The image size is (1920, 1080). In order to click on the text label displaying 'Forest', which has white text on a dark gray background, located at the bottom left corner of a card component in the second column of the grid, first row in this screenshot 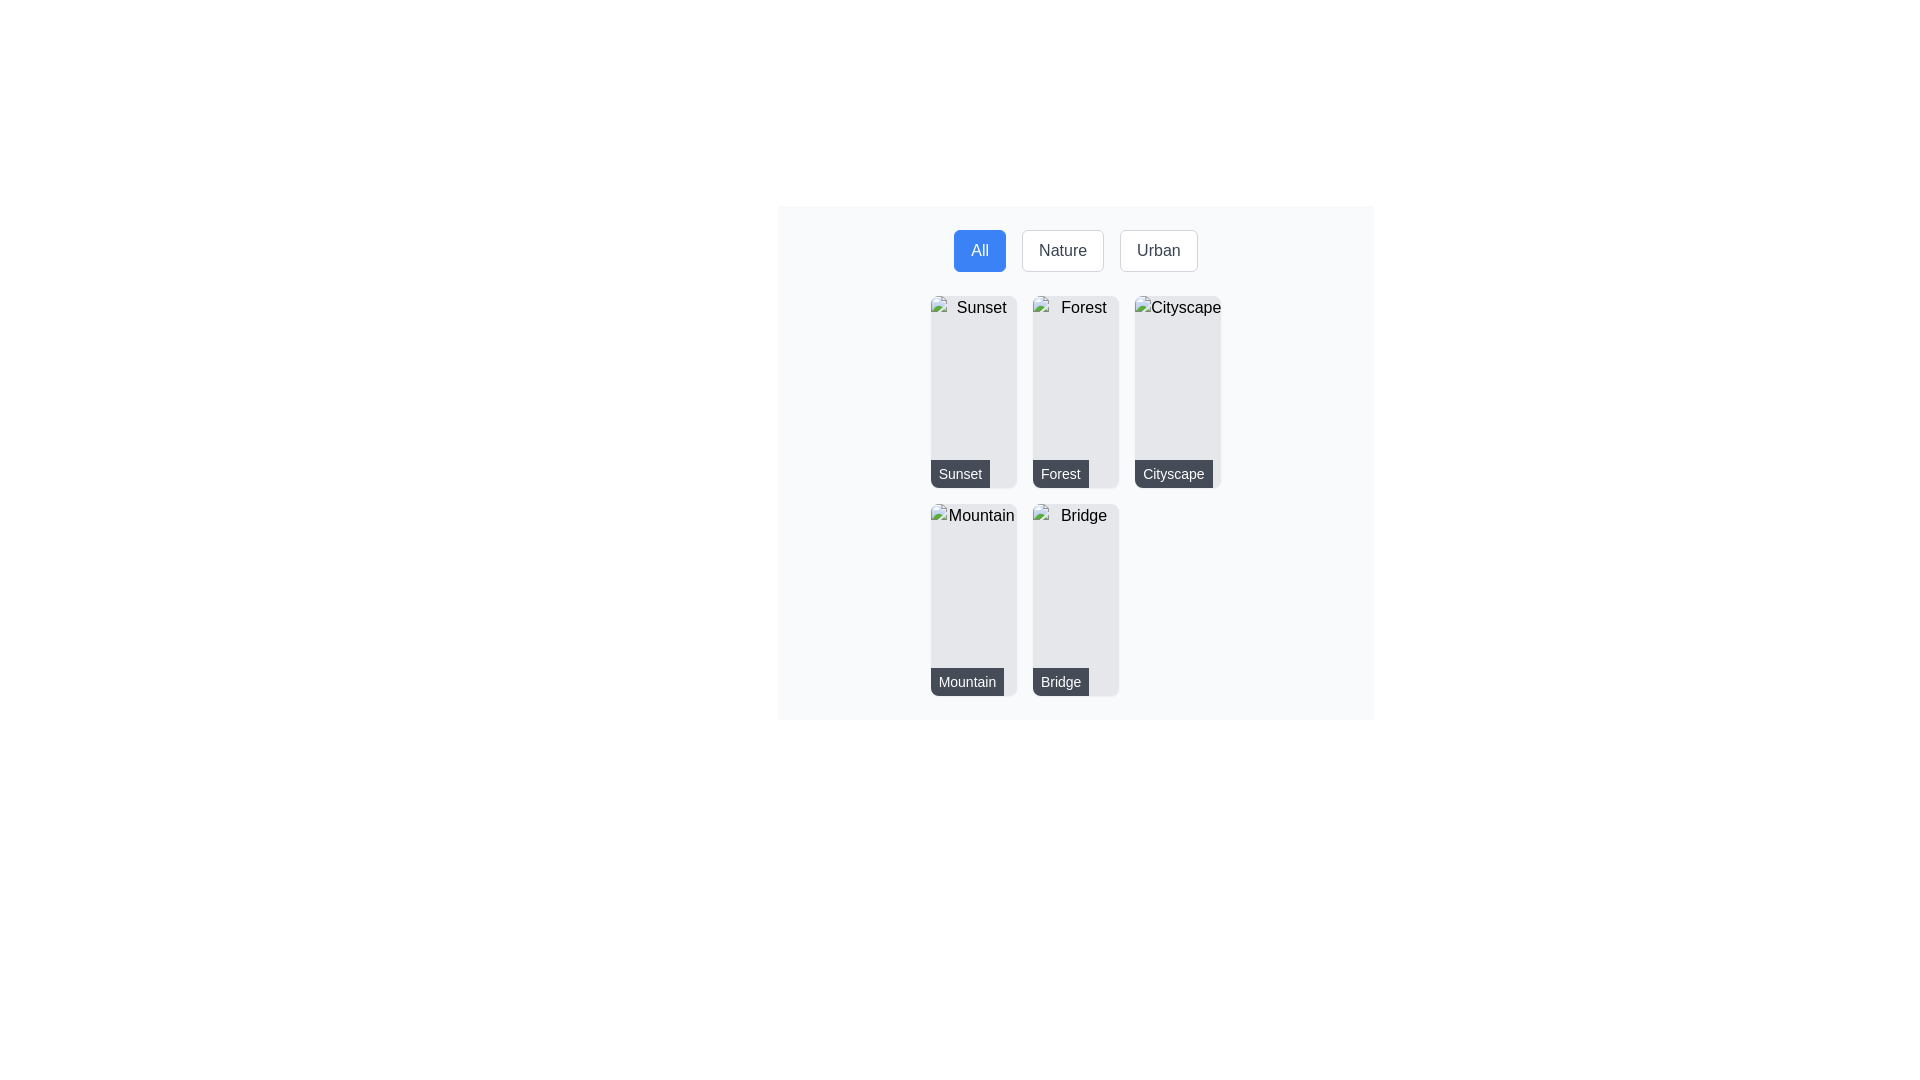, I will do `click(1059, 474)`.